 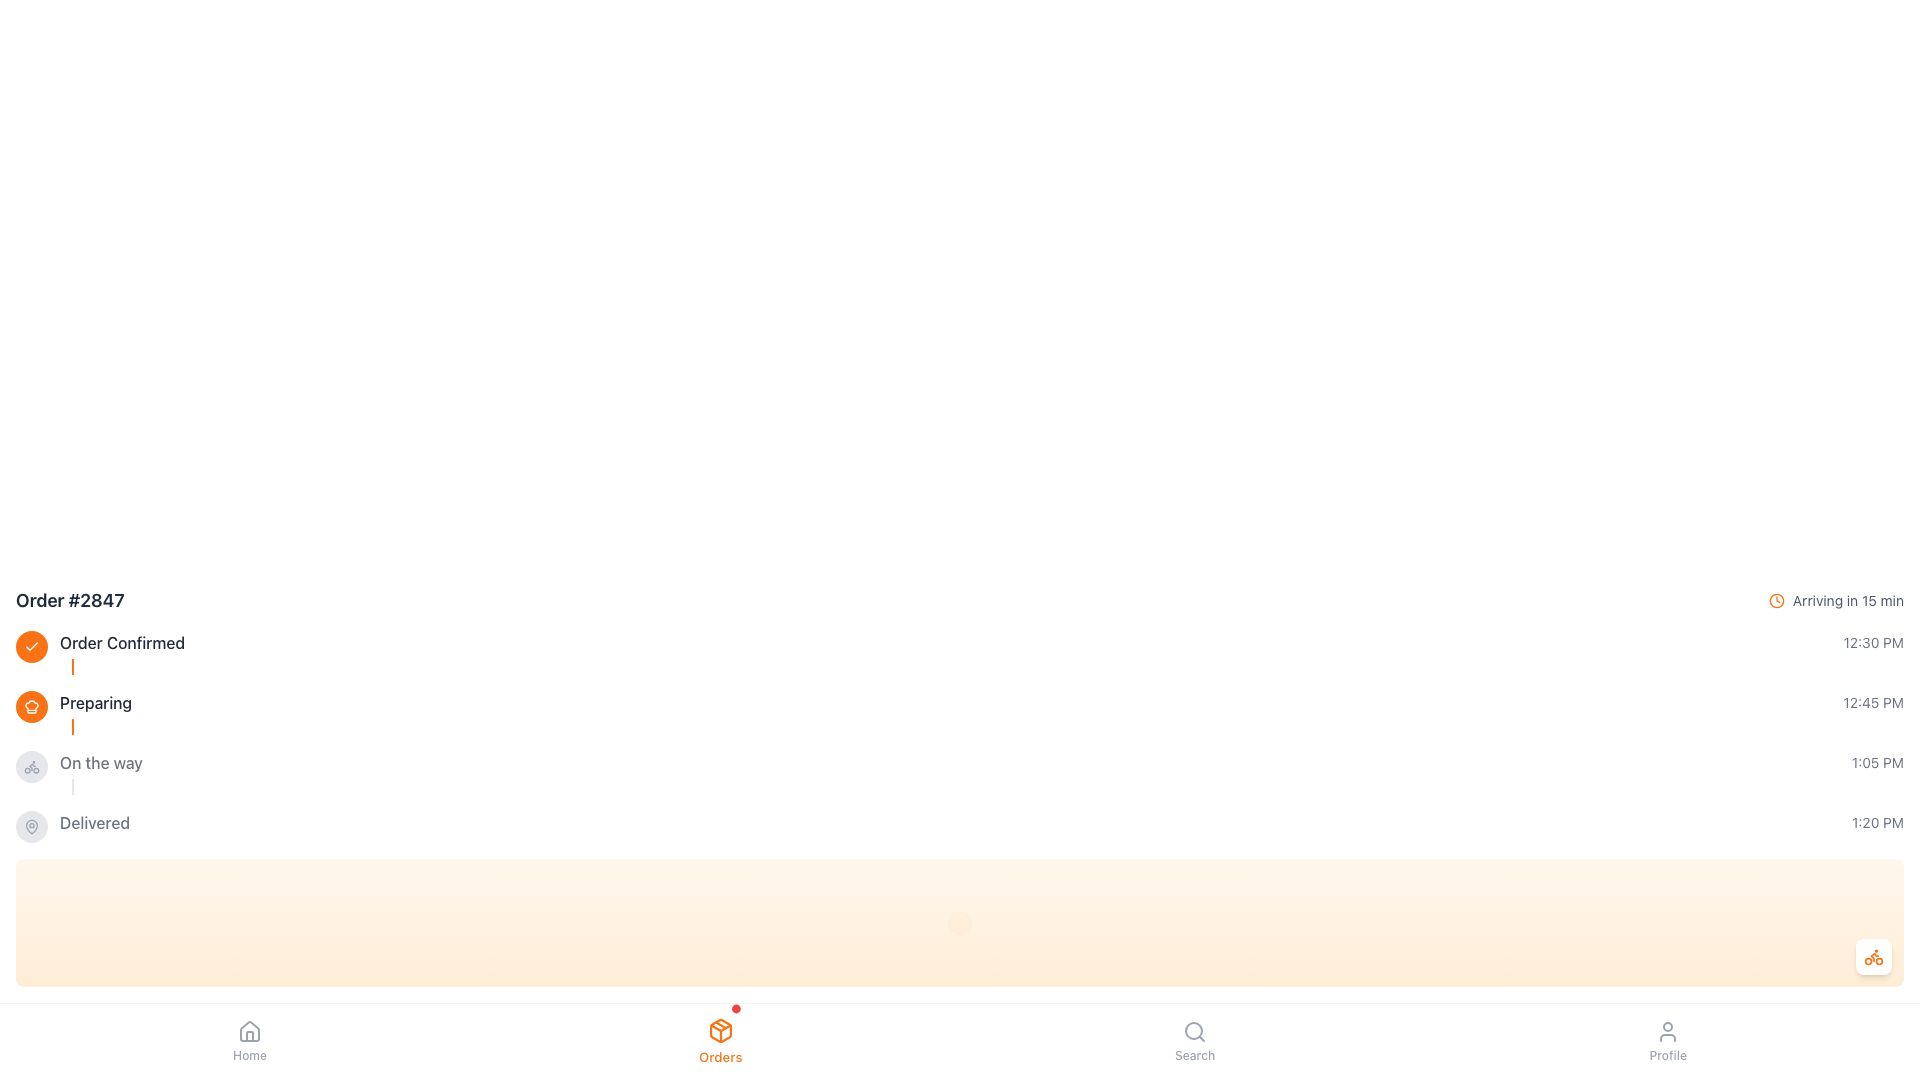 What do you see at coordinates (720, 1030) in the screenshot?
I see `the 'Orders' icon in the bottom navigation bar` at bounding box center [720, 1030].